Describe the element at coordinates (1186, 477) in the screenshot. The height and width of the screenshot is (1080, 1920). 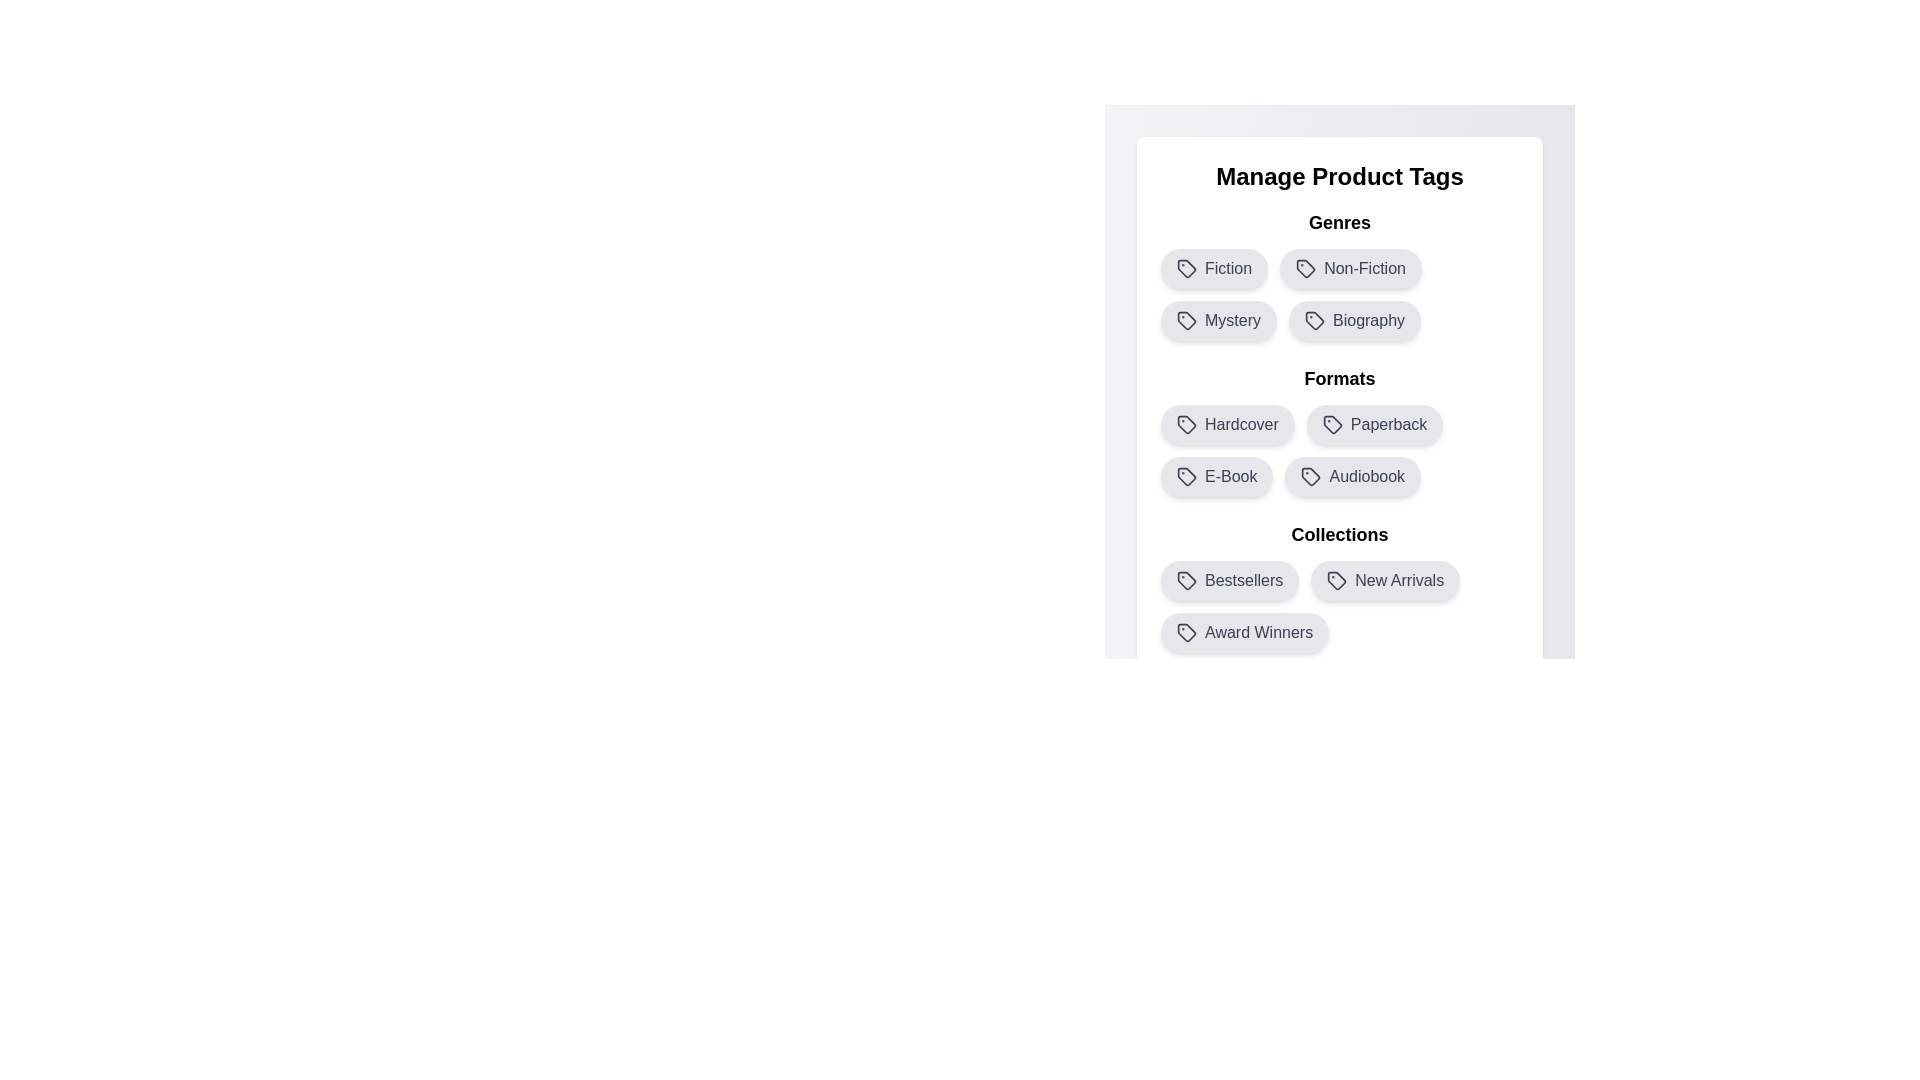
I see `the decorative tag icon located to the left of the 'E-Book' label in the 'Formats' section of the UI` at that location.